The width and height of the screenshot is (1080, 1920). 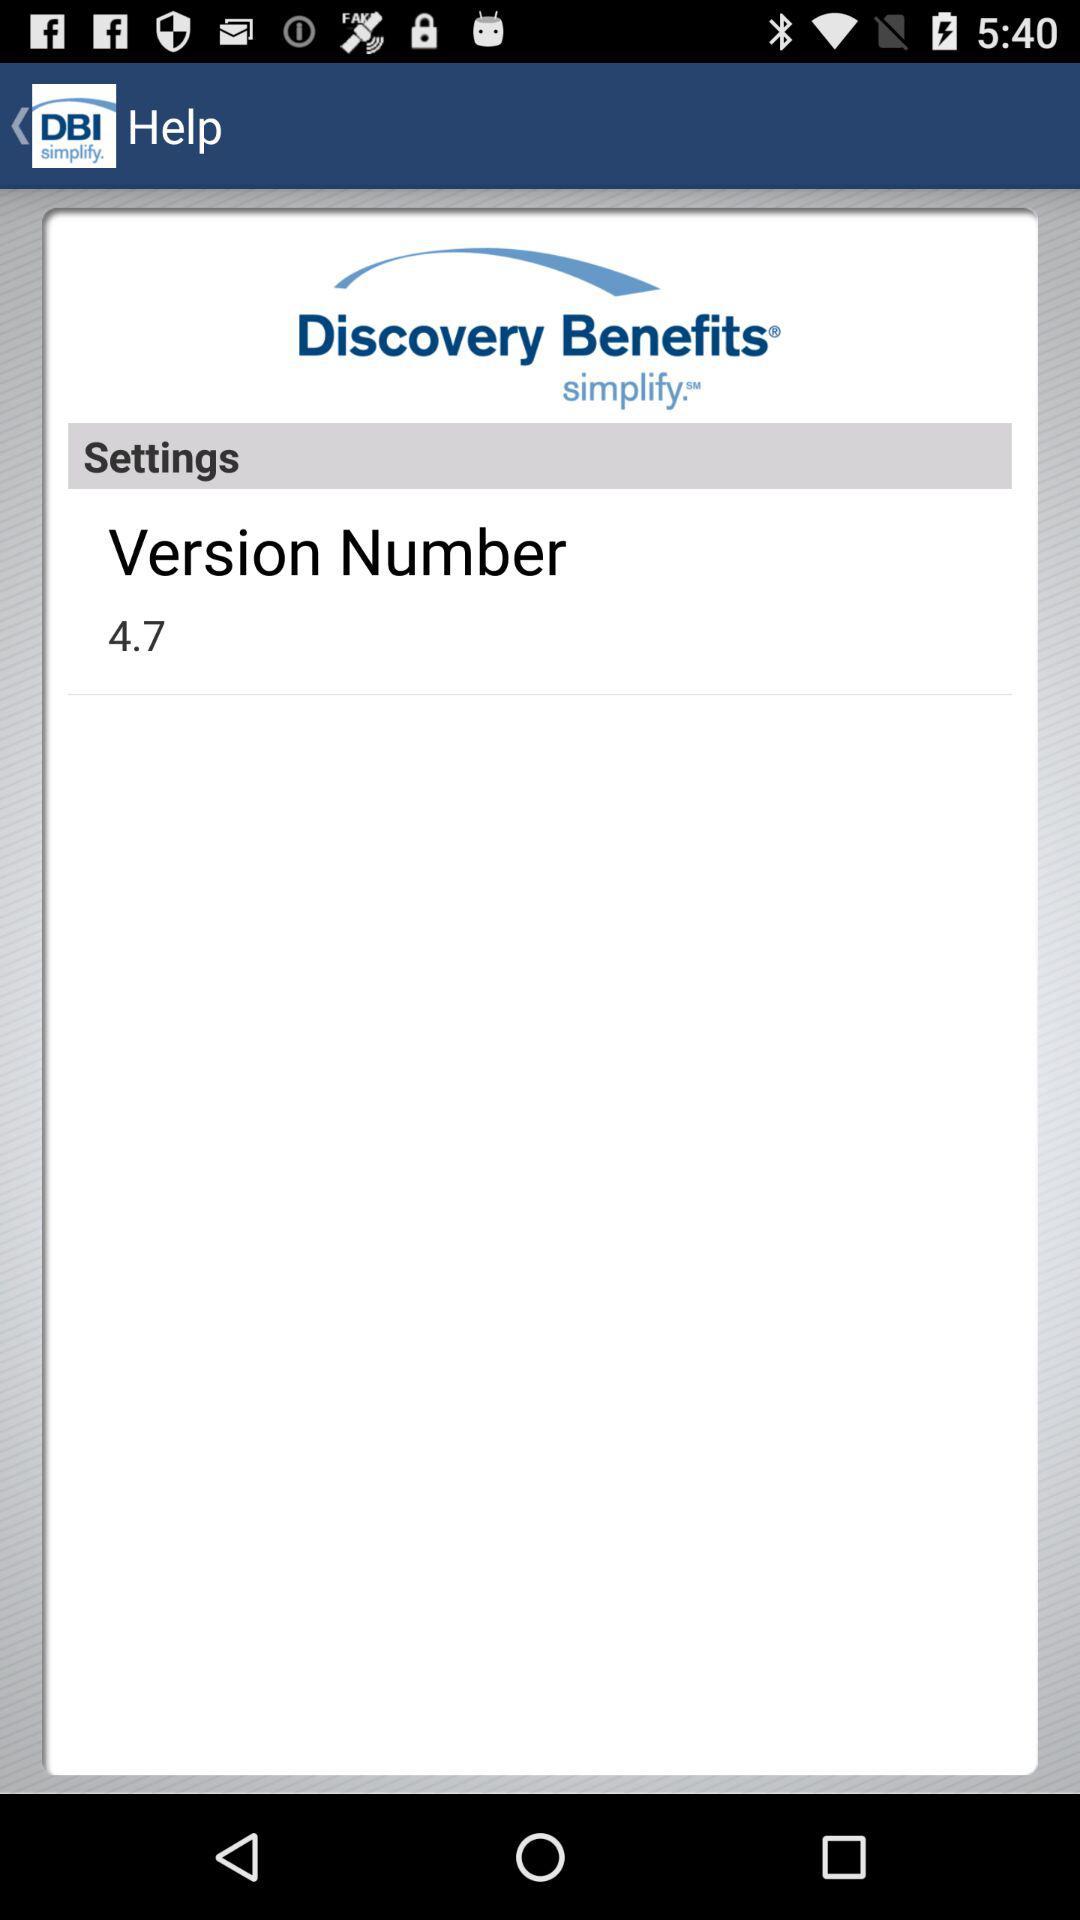 What do you see at coordinates (336, 550) in the screenshot?
I see `icon below the settings icon` at bounding box center [336, 550].